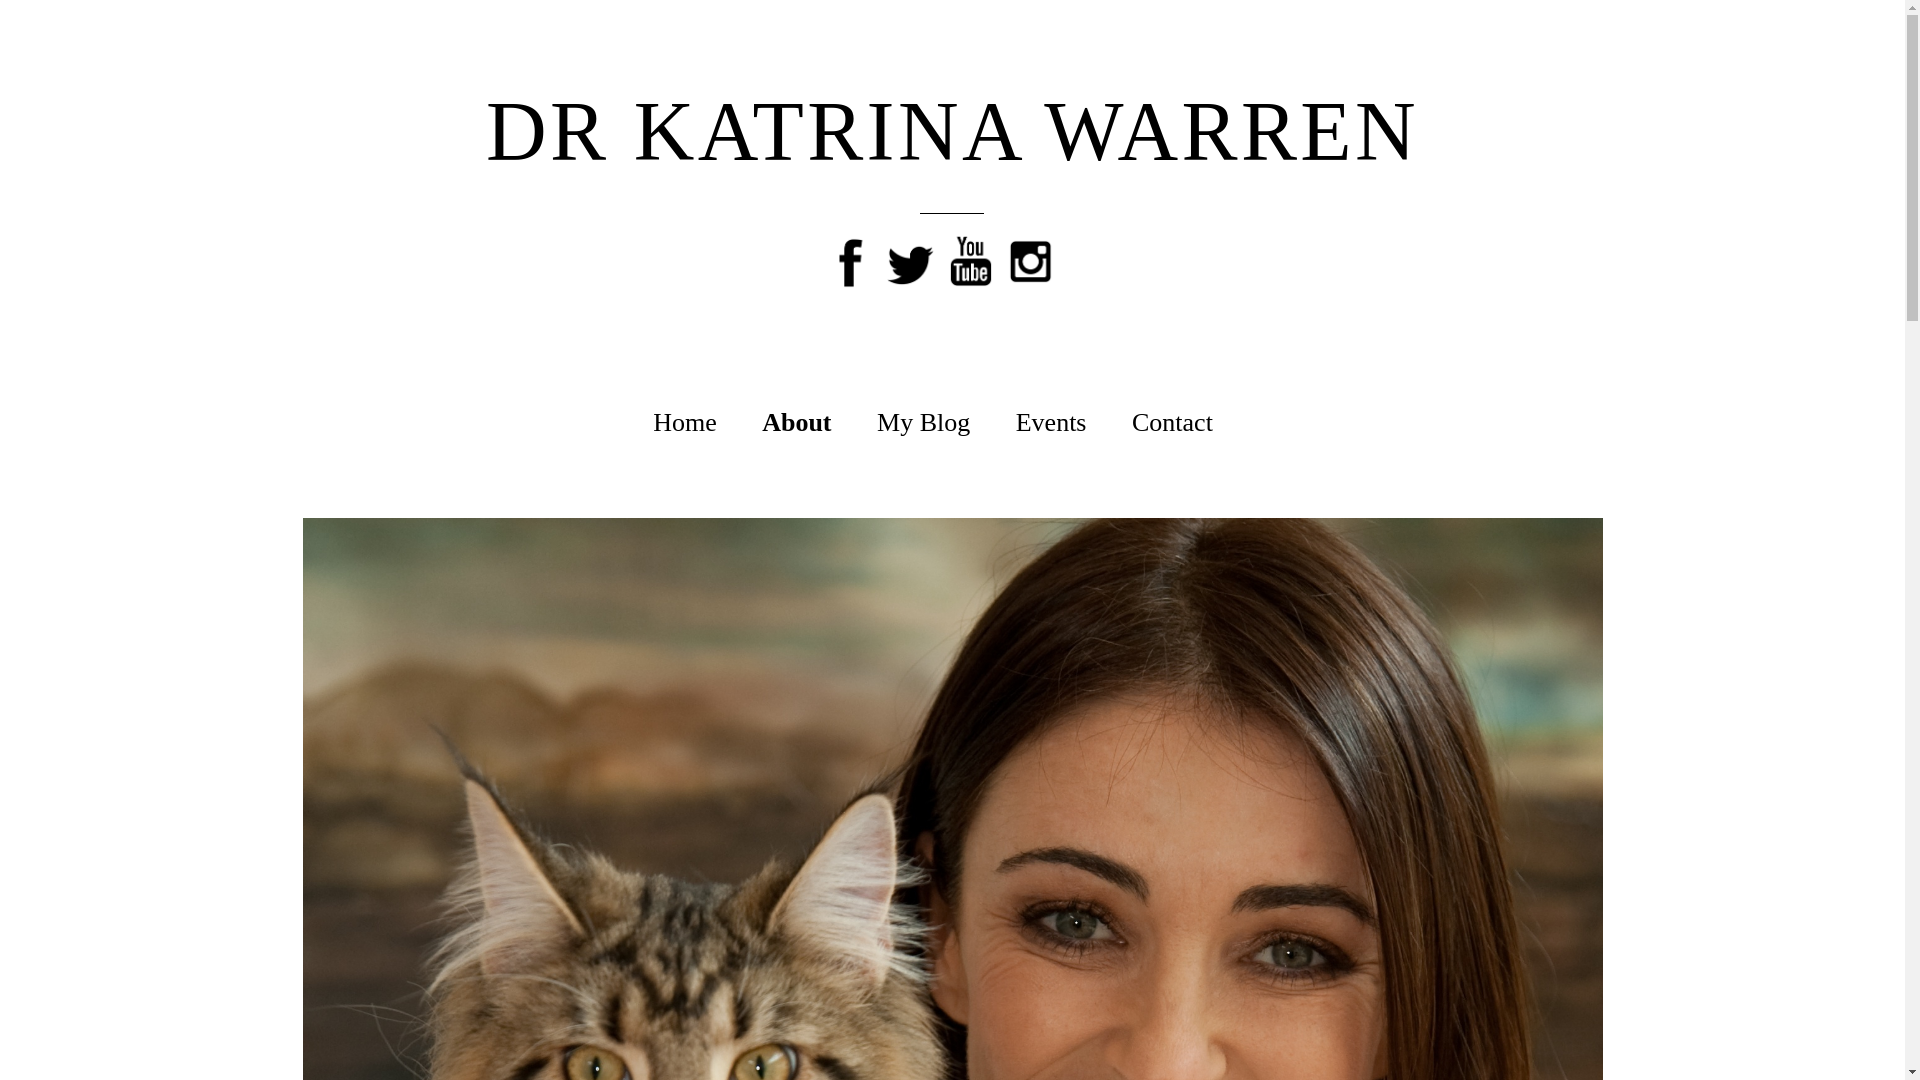 The height and width of the screenshot is (1080, 1920). What do you see at coordinates (1031, 254) in the screenshot?
I see `'Instagram'` at bounding box center [1031, 254].